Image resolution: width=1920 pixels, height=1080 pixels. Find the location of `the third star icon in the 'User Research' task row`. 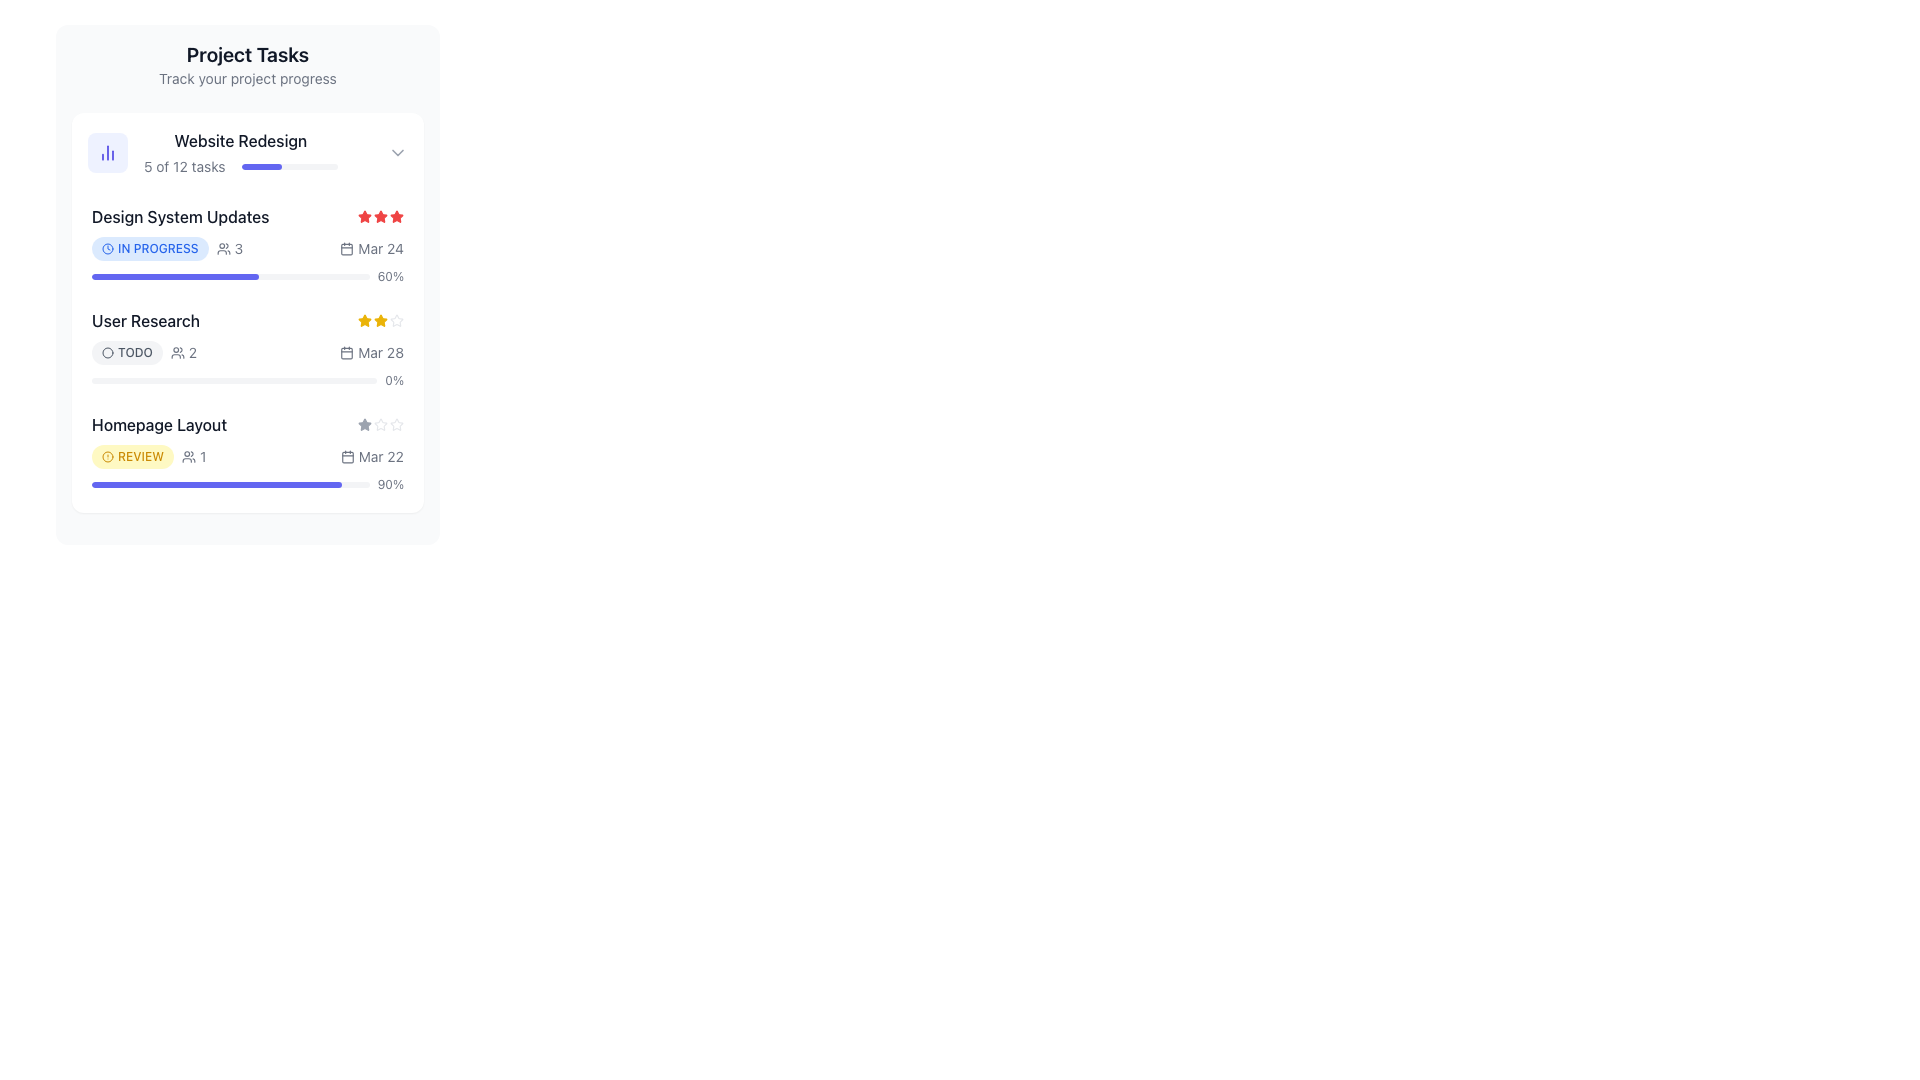

the third star icon in the 'User Research' task row is located at coordinates (380, 319).